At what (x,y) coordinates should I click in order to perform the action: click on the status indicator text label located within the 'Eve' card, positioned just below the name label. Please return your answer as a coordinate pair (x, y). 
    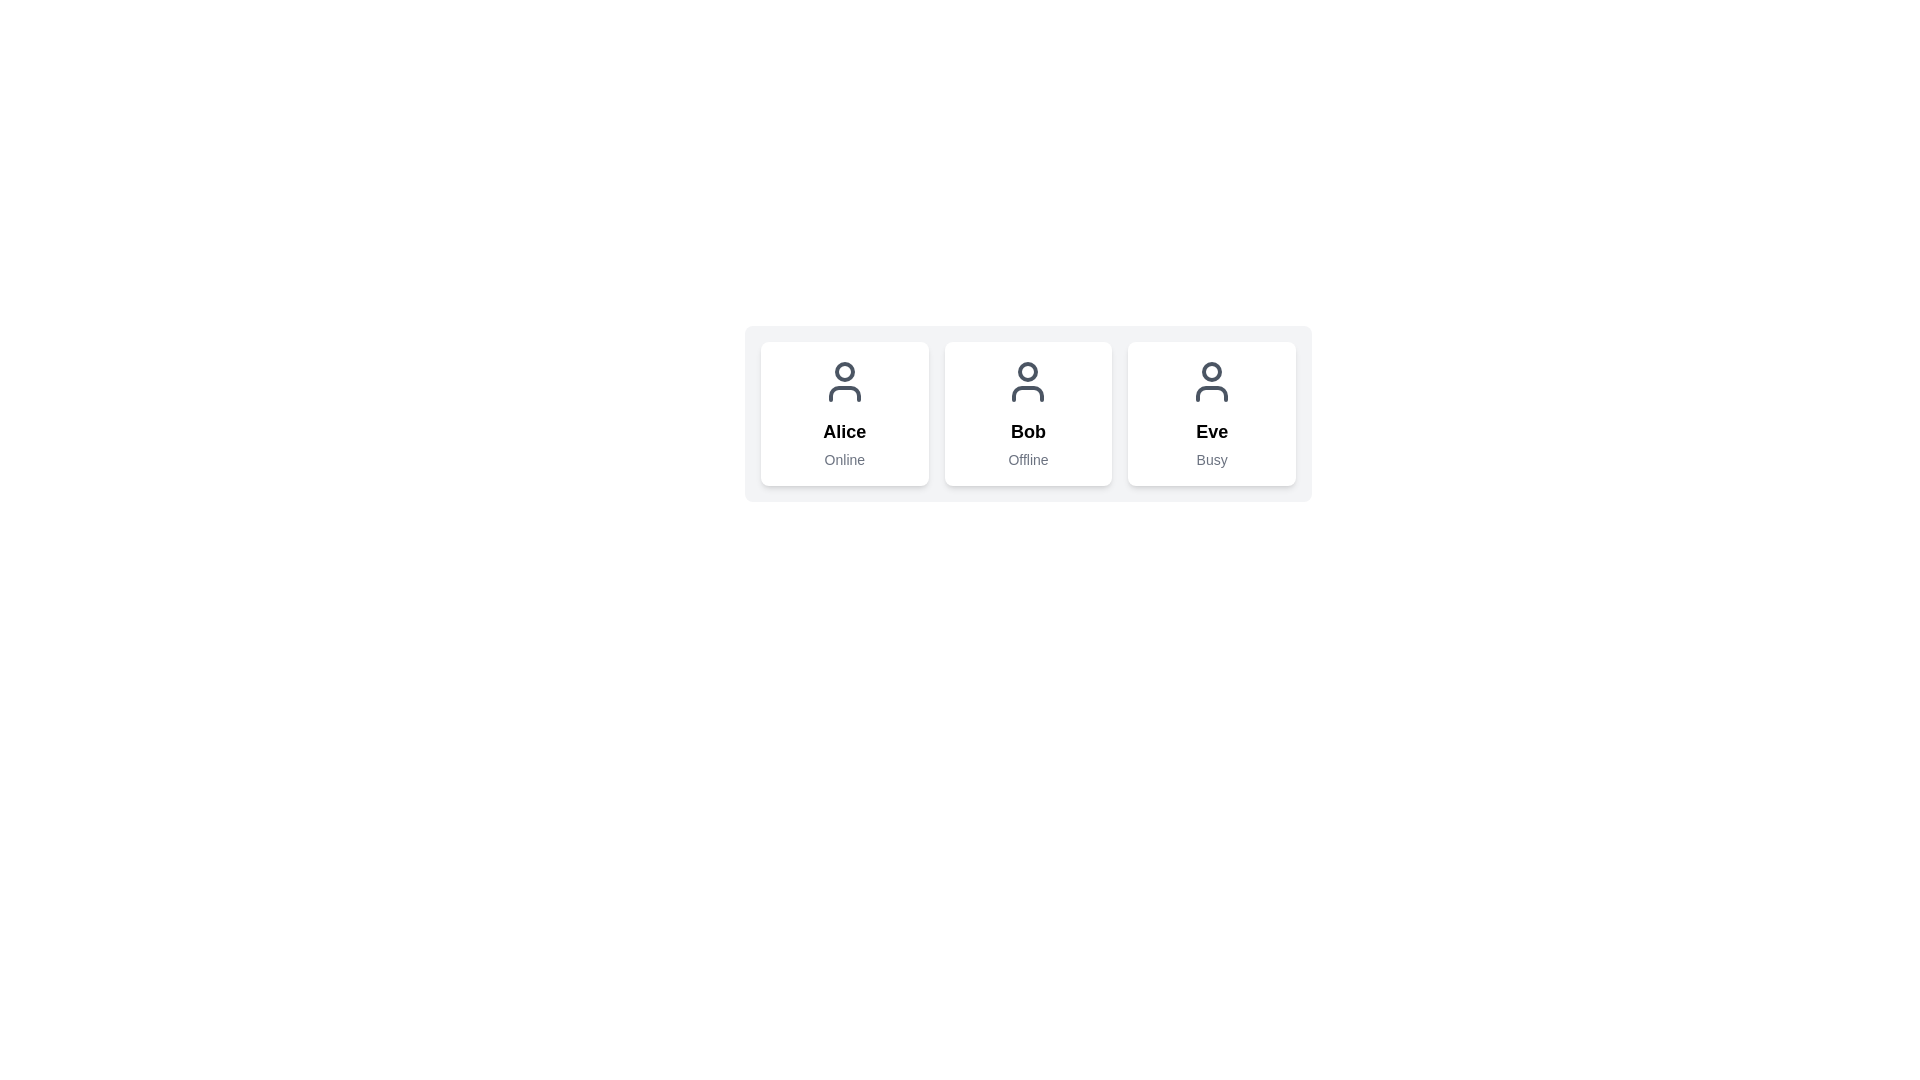
    Looking at the image, I should click on (1211, 459).